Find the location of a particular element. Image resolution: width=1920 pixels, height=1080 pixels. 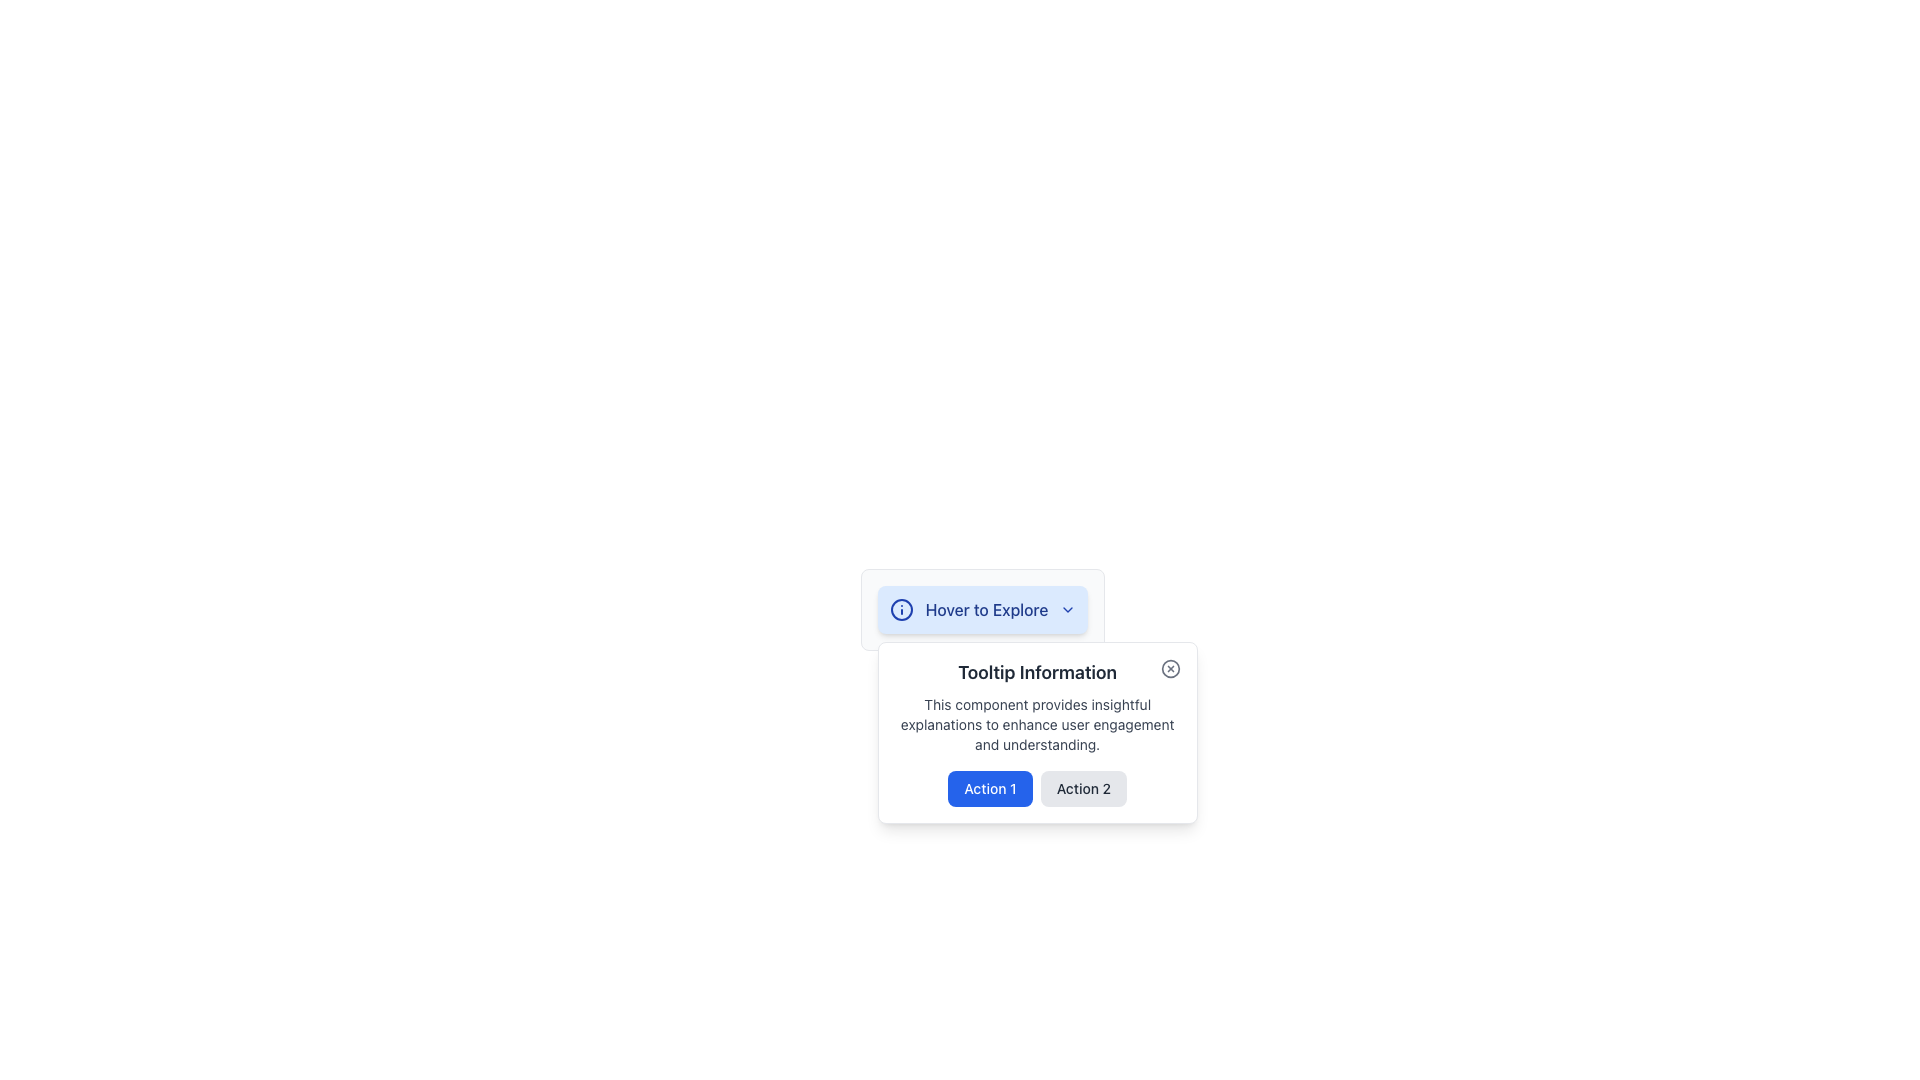

the blue button labeled 'Hover is located at coordinates (983, 608).